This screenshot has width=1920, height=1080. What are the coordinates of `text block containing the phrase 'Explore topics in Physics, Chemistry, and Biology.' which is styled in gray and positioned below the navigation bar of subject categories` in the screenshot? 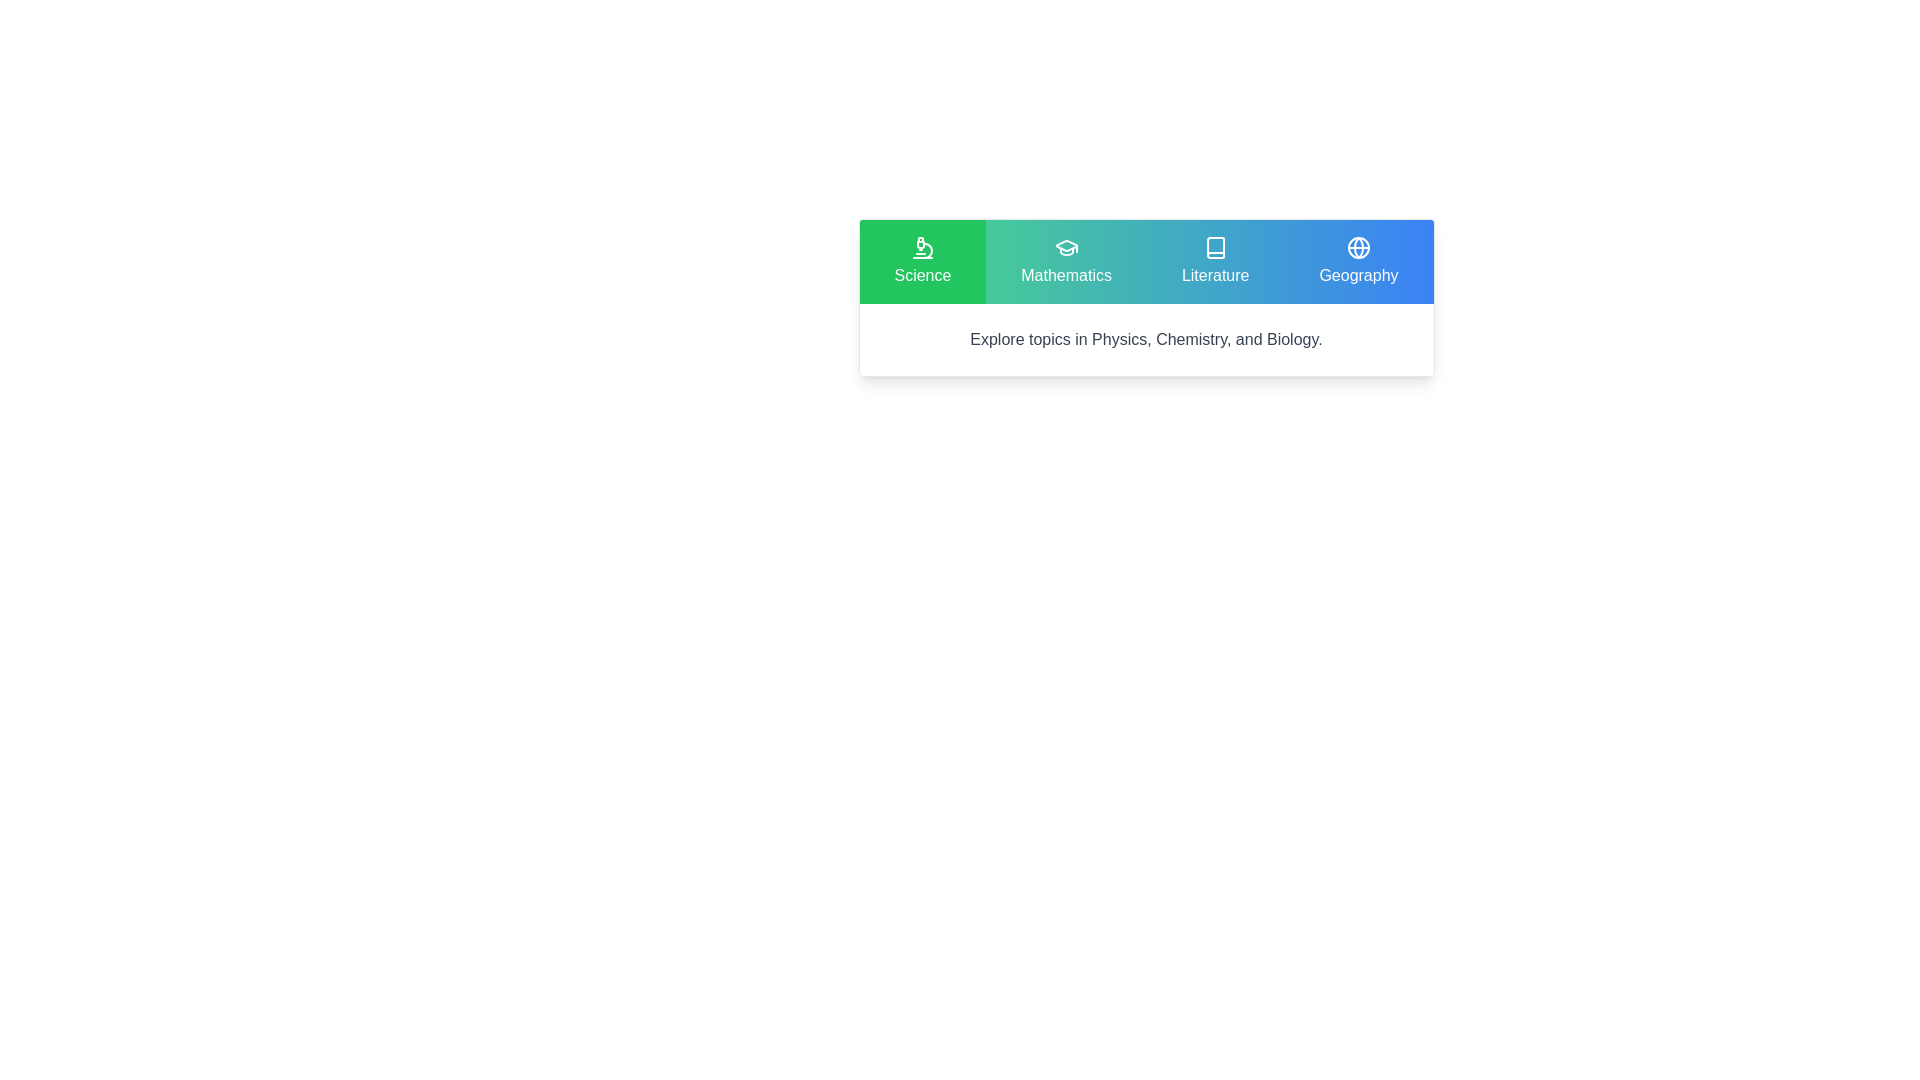 It's located at (1146, 338).